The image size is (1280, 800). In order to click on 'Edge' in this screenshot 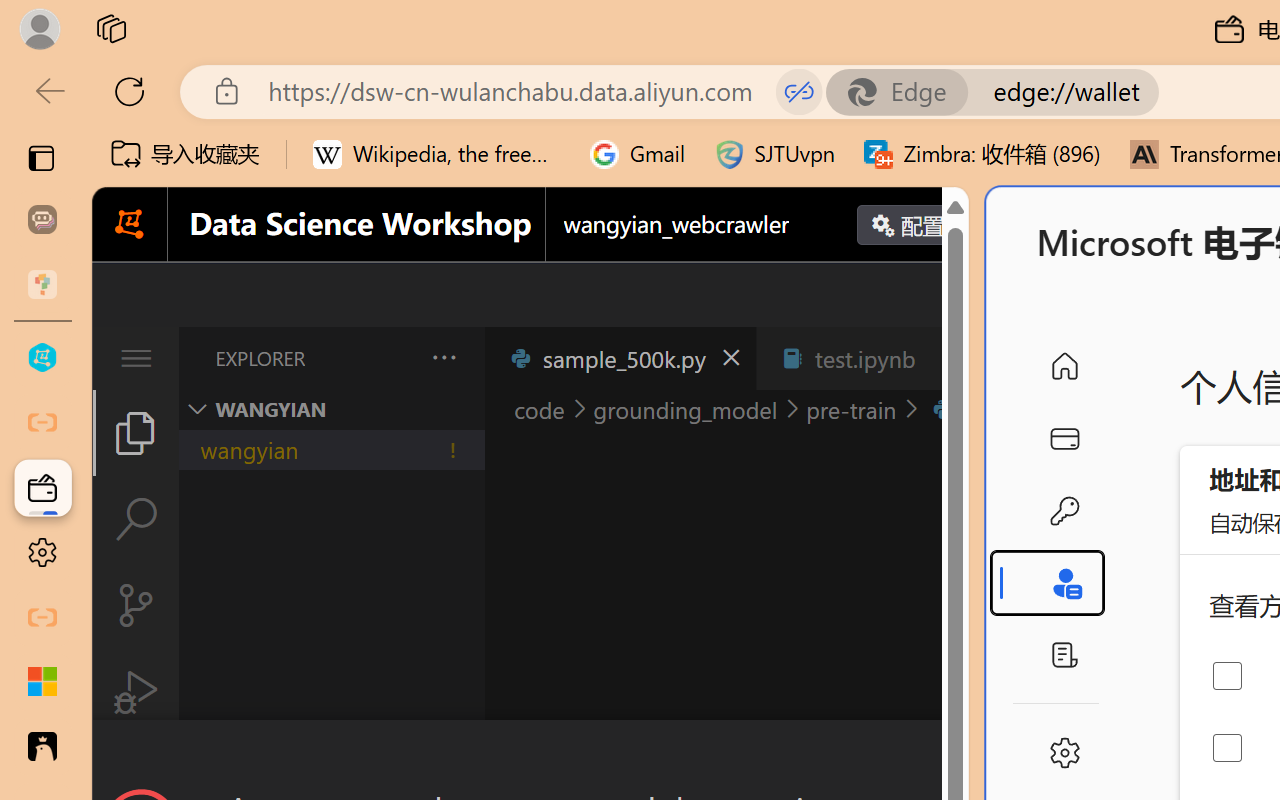, I will do `click(905, 91)`.